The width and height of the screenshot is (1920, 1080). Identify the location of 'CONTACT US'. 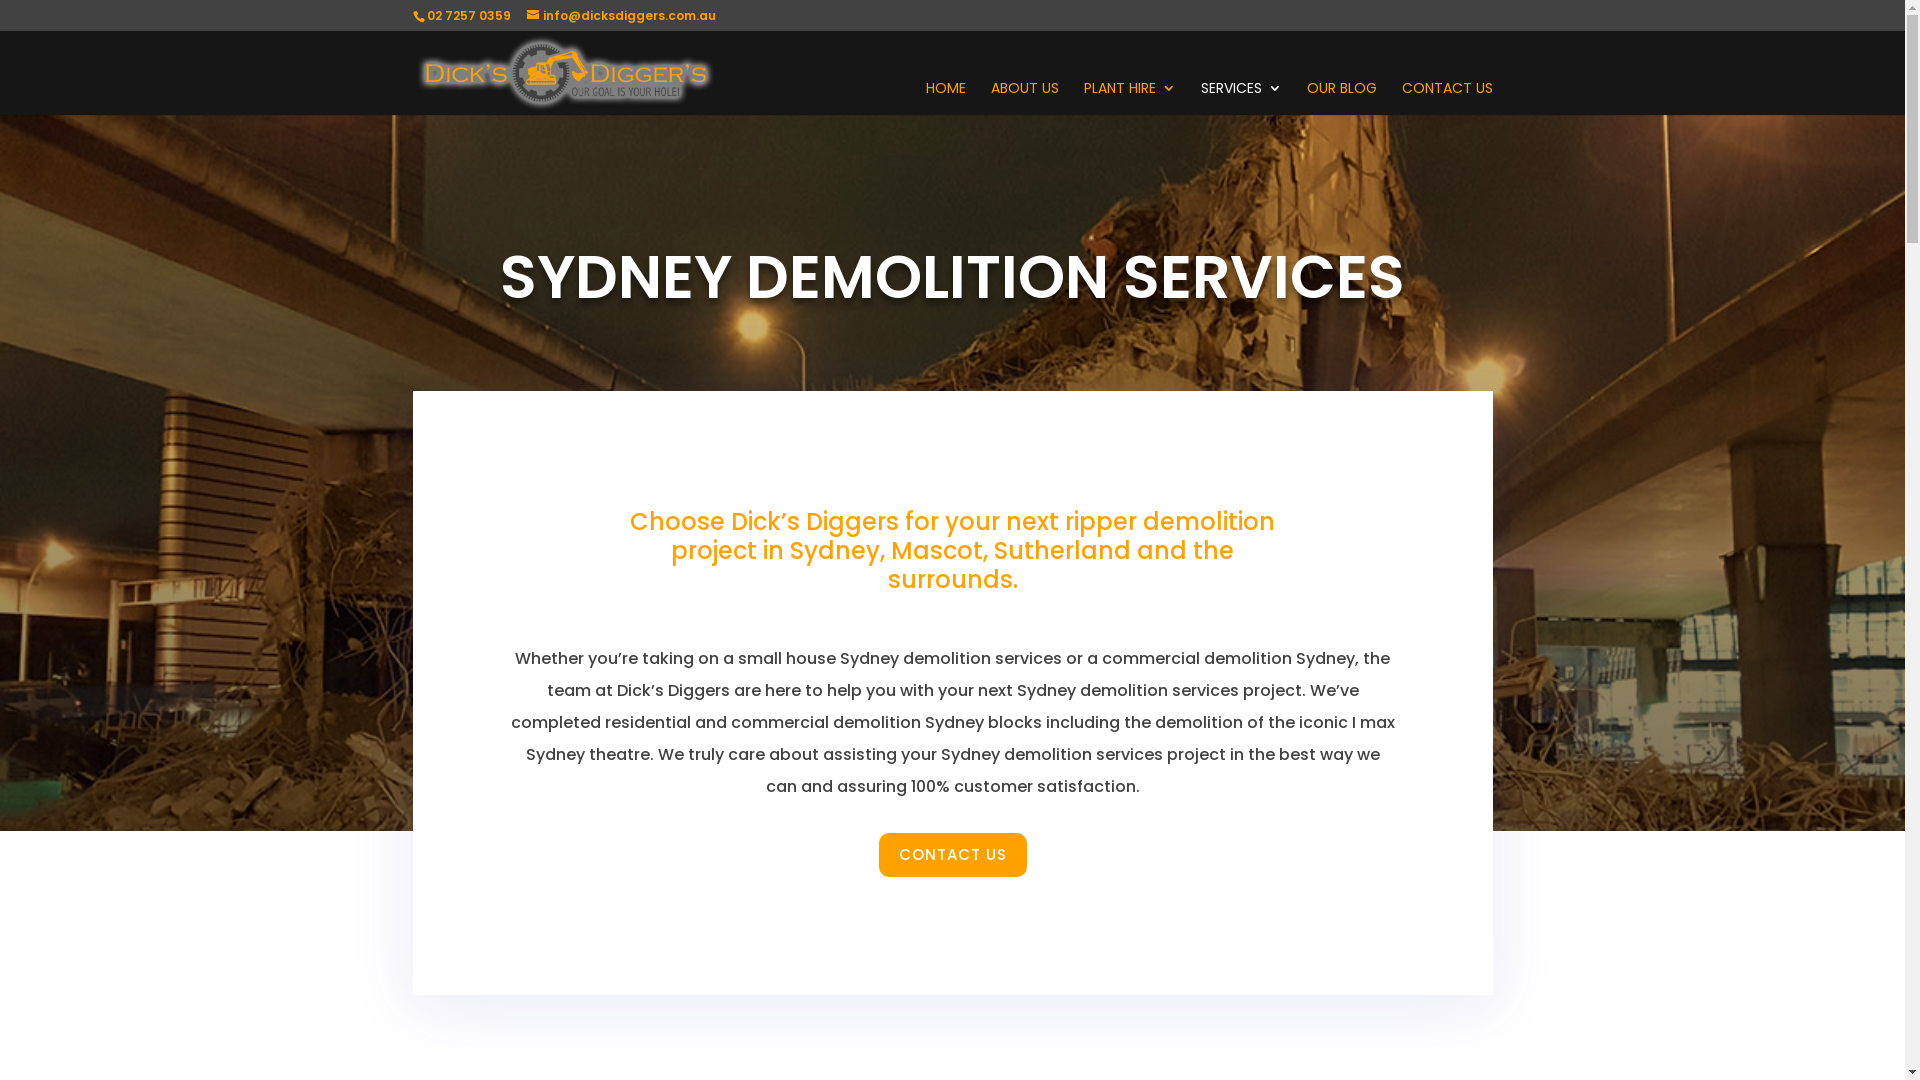
(1447, 97).